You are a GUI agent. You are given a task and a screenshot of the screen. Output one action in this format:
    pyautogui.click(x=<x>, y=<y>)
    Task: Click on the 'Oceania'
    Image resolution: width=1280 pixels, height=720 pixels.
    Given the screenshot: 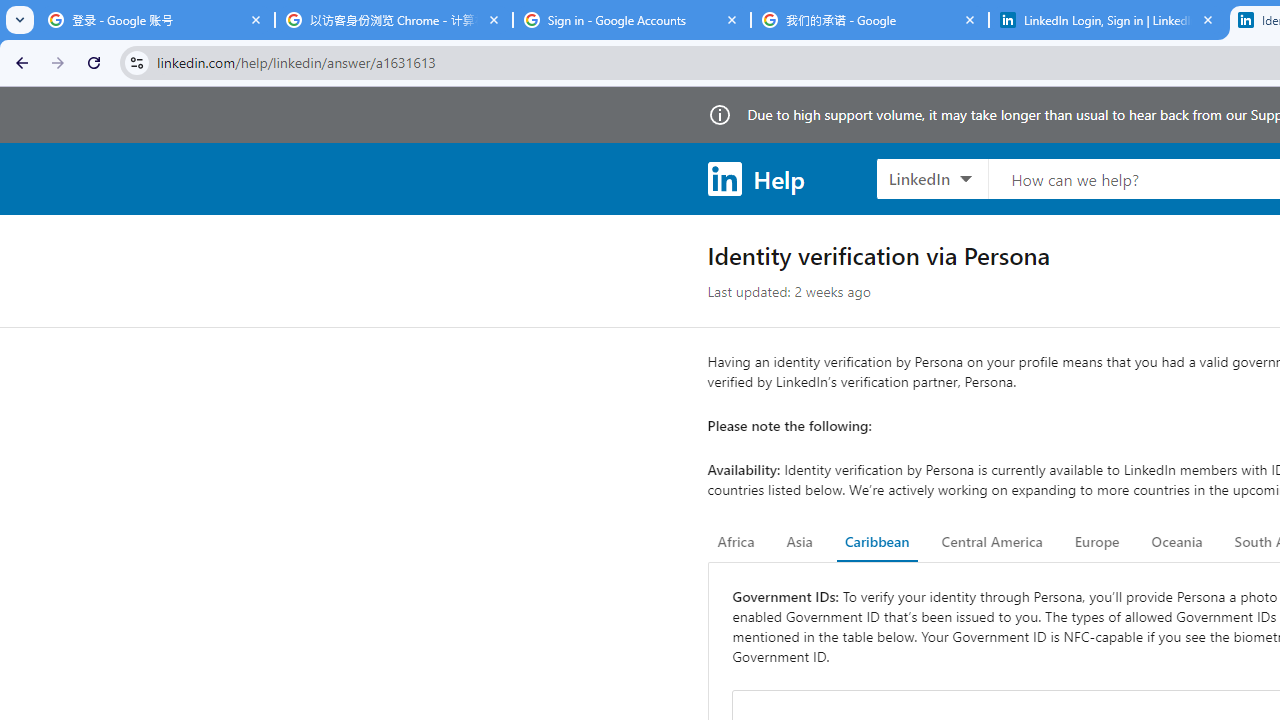 What is the action you would take?
    pyautogui.click(x=1176, y=542)
    